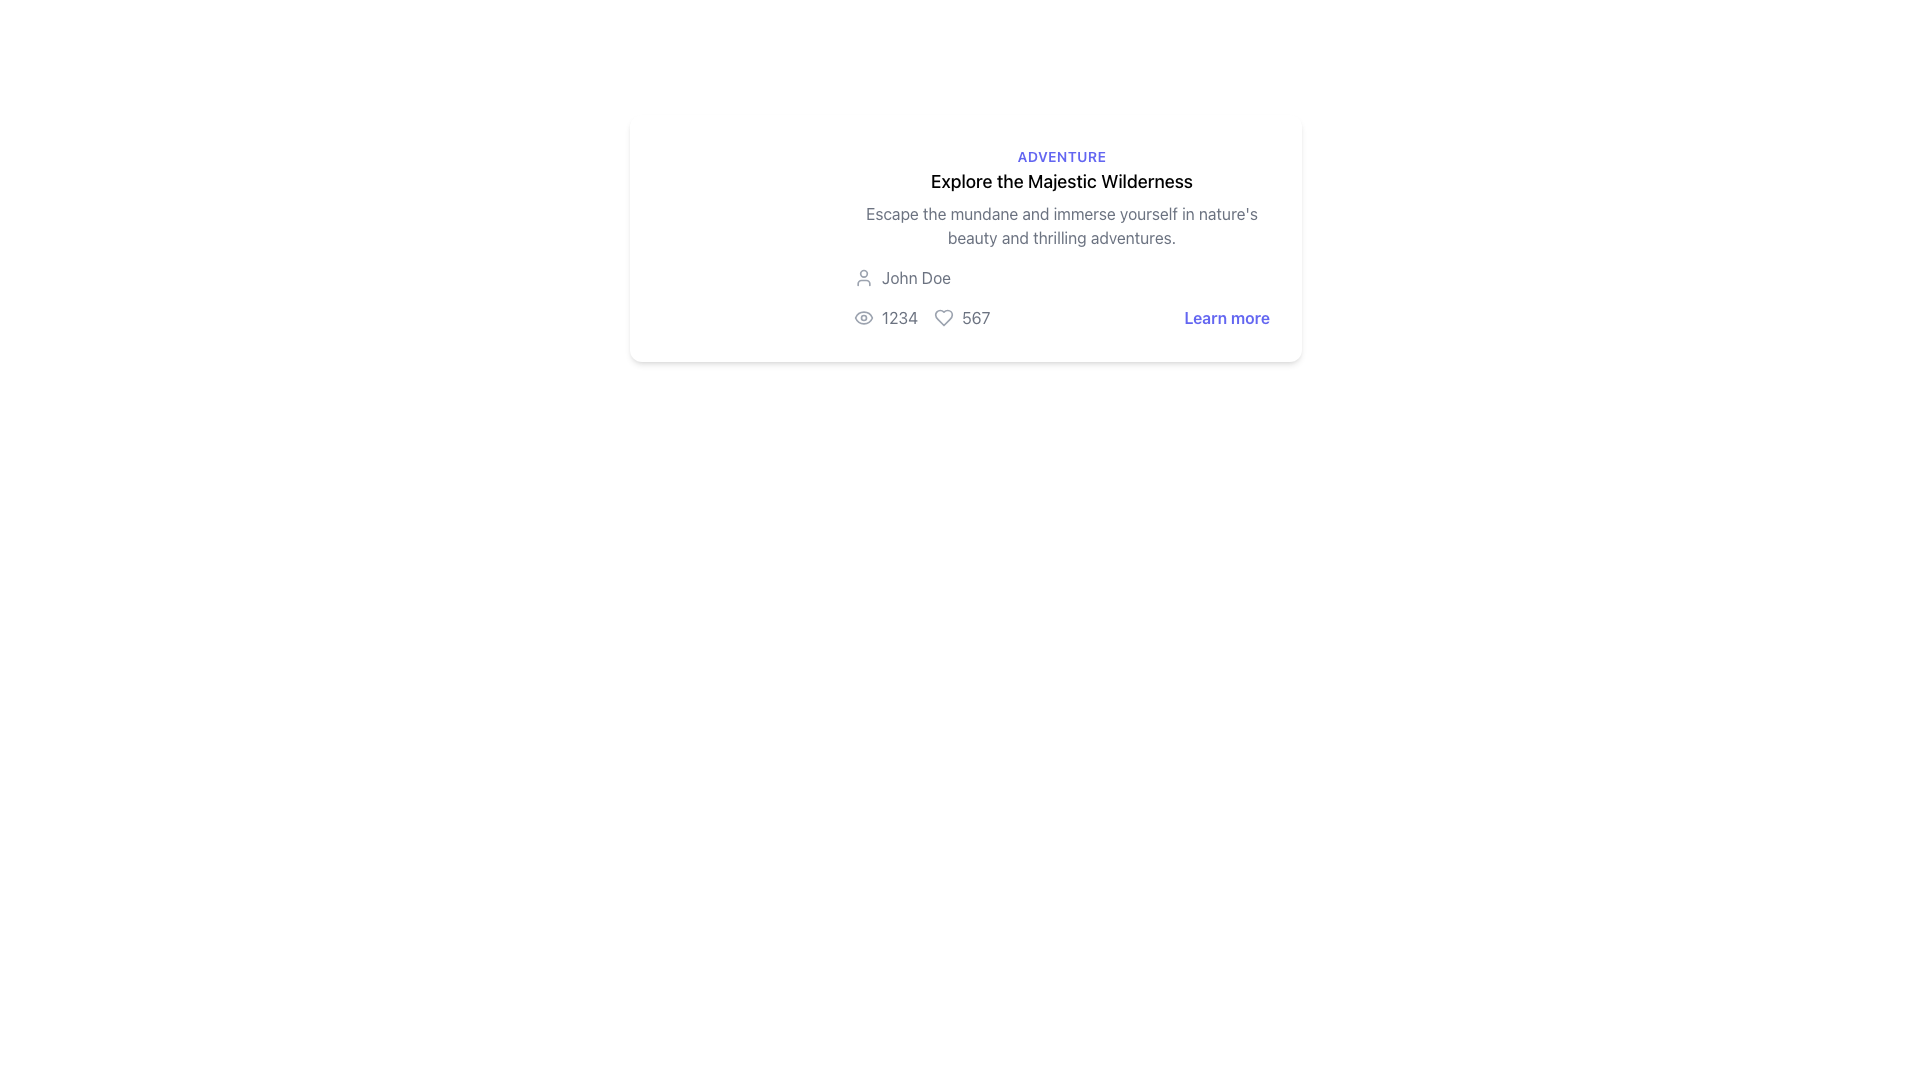 This screenshot has height=1080, width=1920. Describe the element at coordinates (921, 316) in the screenshot. I see `displayed values from the Summary display that shows statistics such as views and likes, located below 'John Doe' and above the 'Learn more' link` at that location.